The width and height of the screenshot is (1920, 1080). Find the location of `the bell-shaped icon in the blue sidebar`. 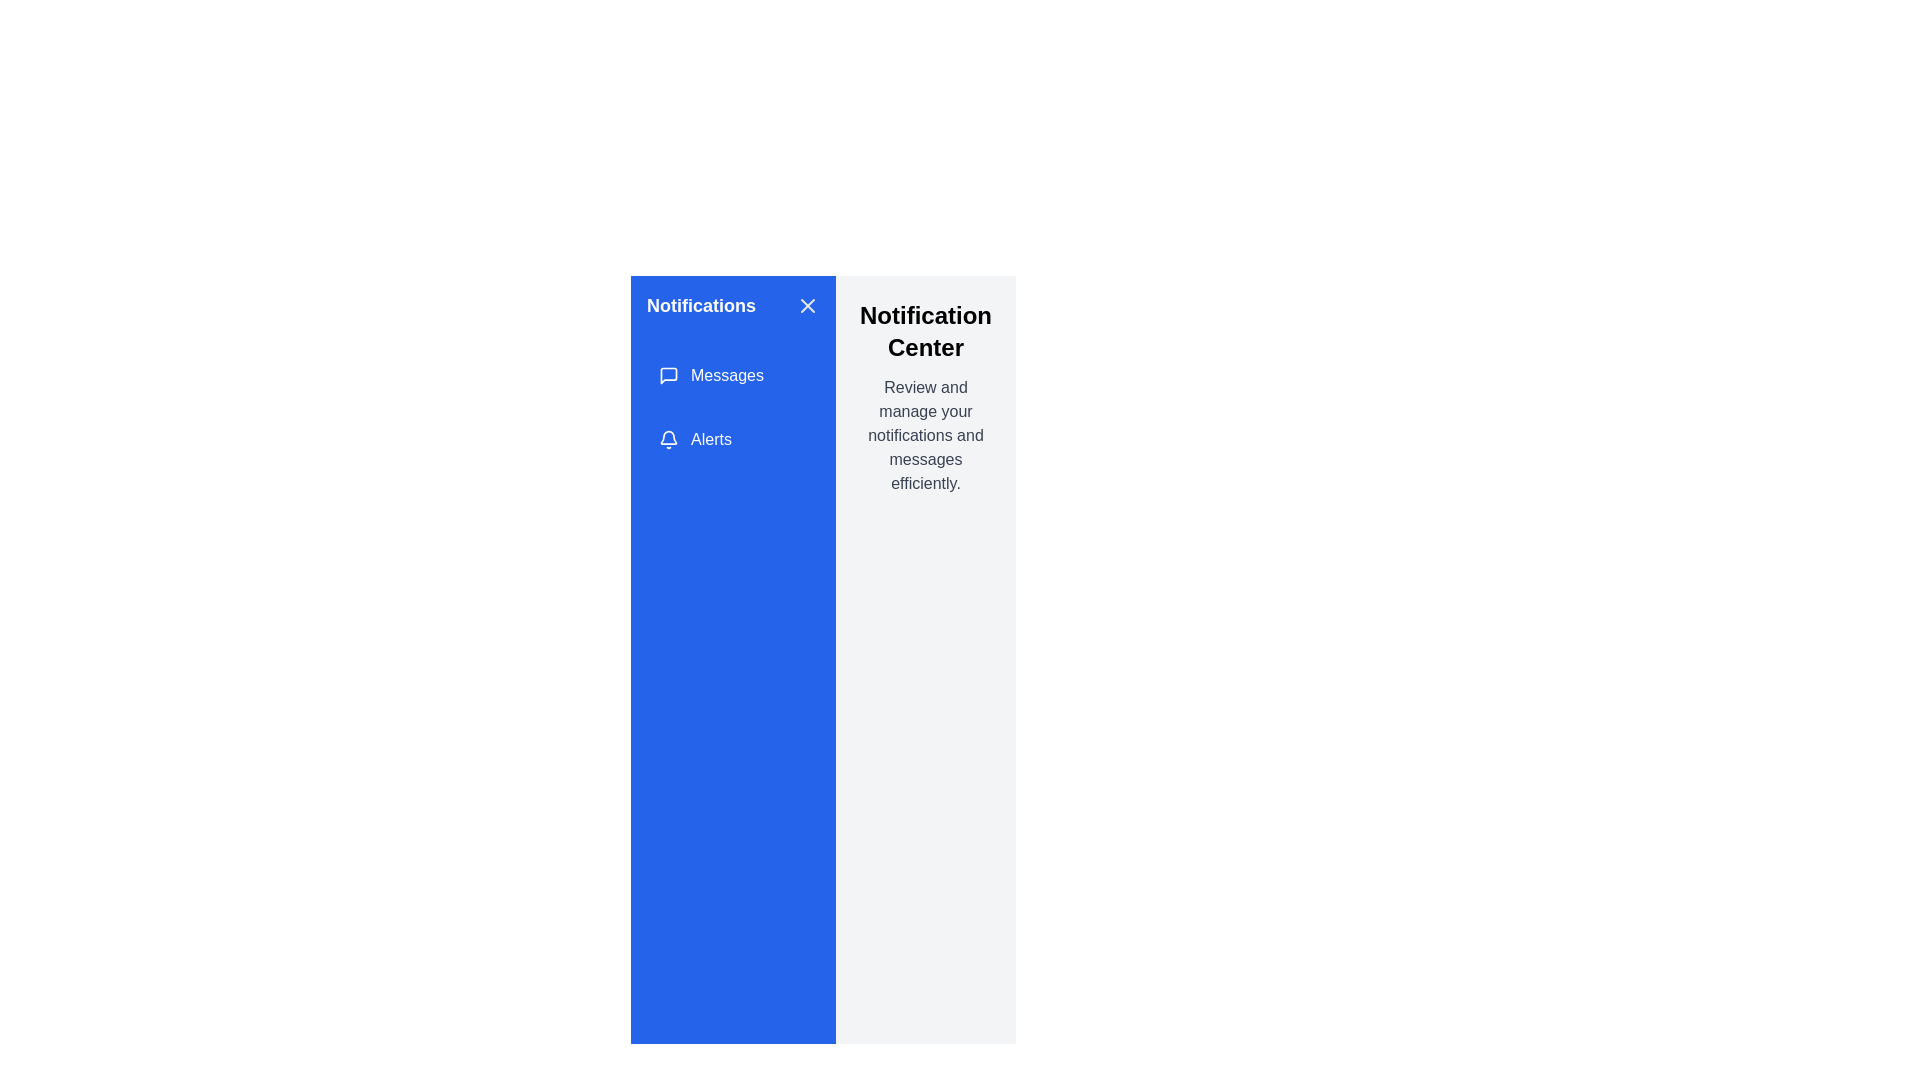

the bell-shaped icon in the blue sidebar is located at coordinates (668, 438).